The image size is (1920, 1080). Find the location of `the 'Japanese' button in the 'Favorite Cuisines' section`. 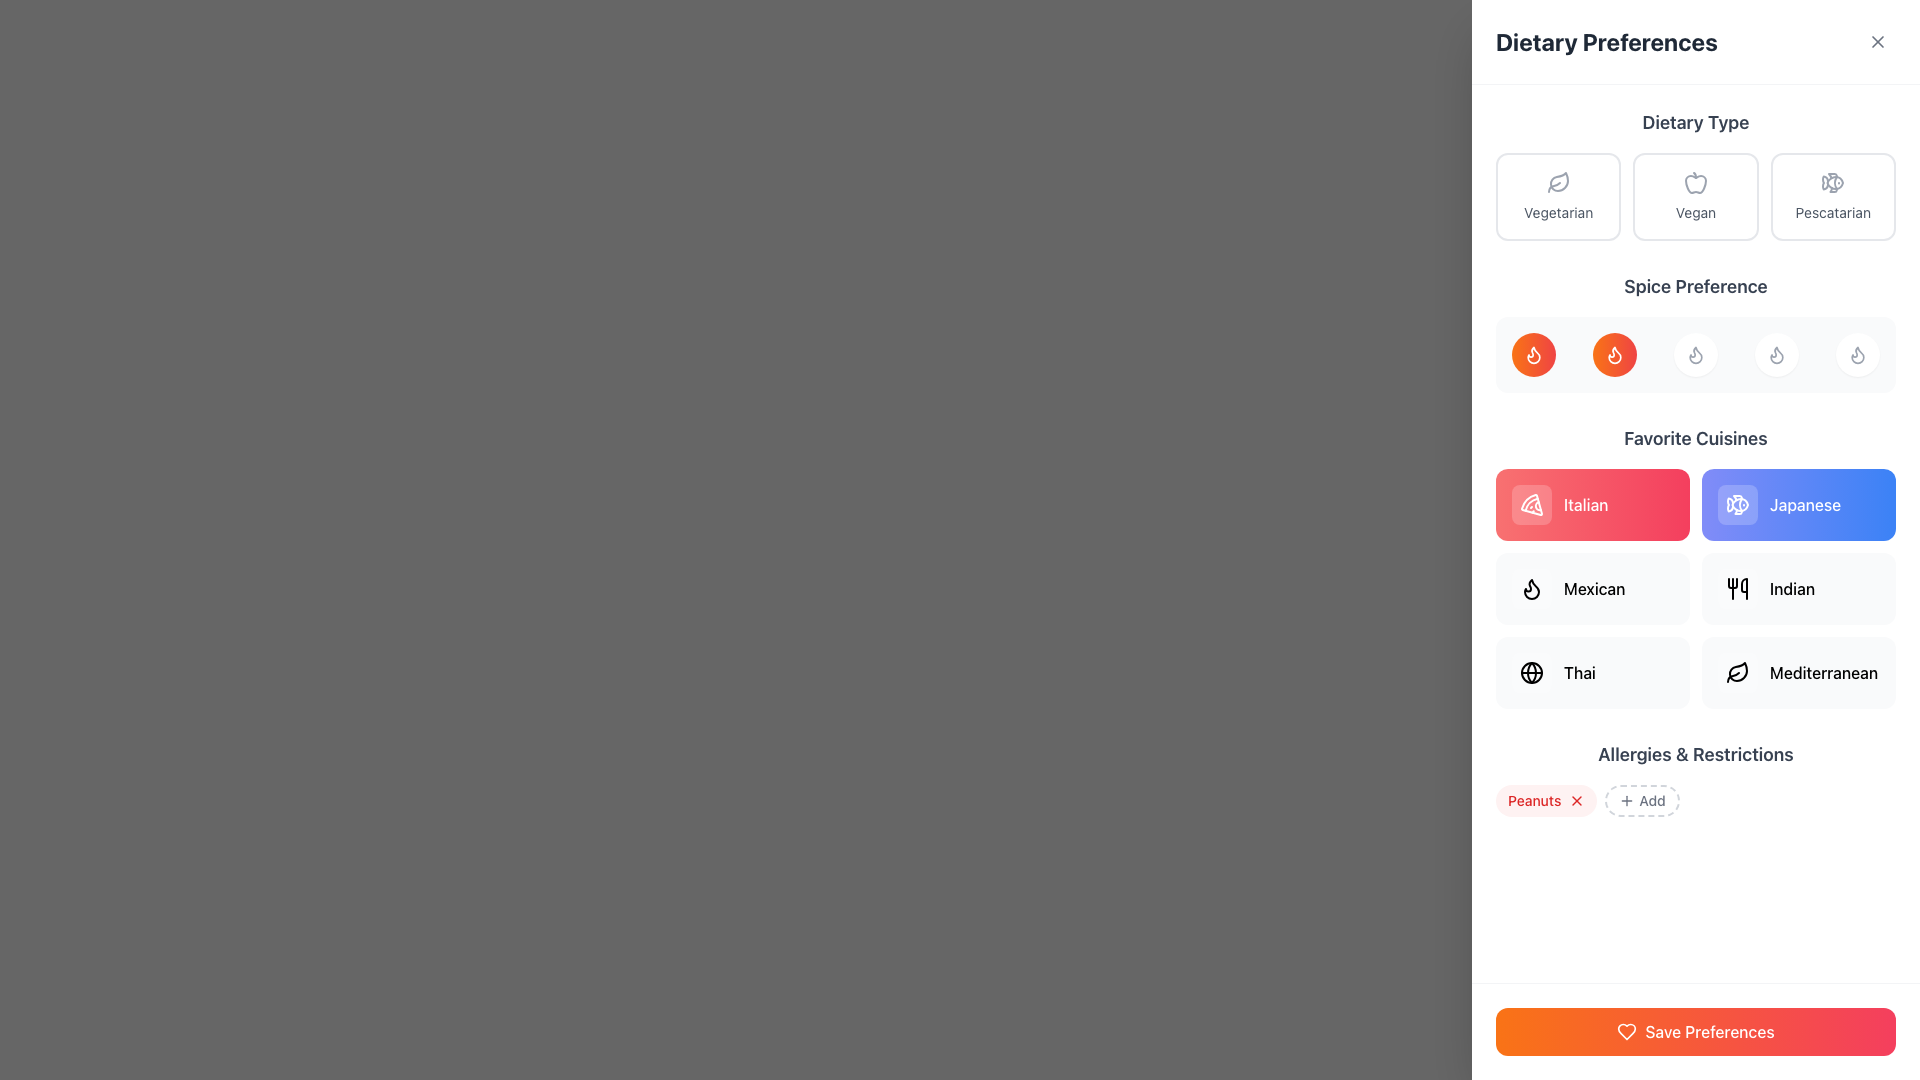

the 'Japanese' button in the 'Favorite Cuisines' section is located at coordinates (1799, 504).